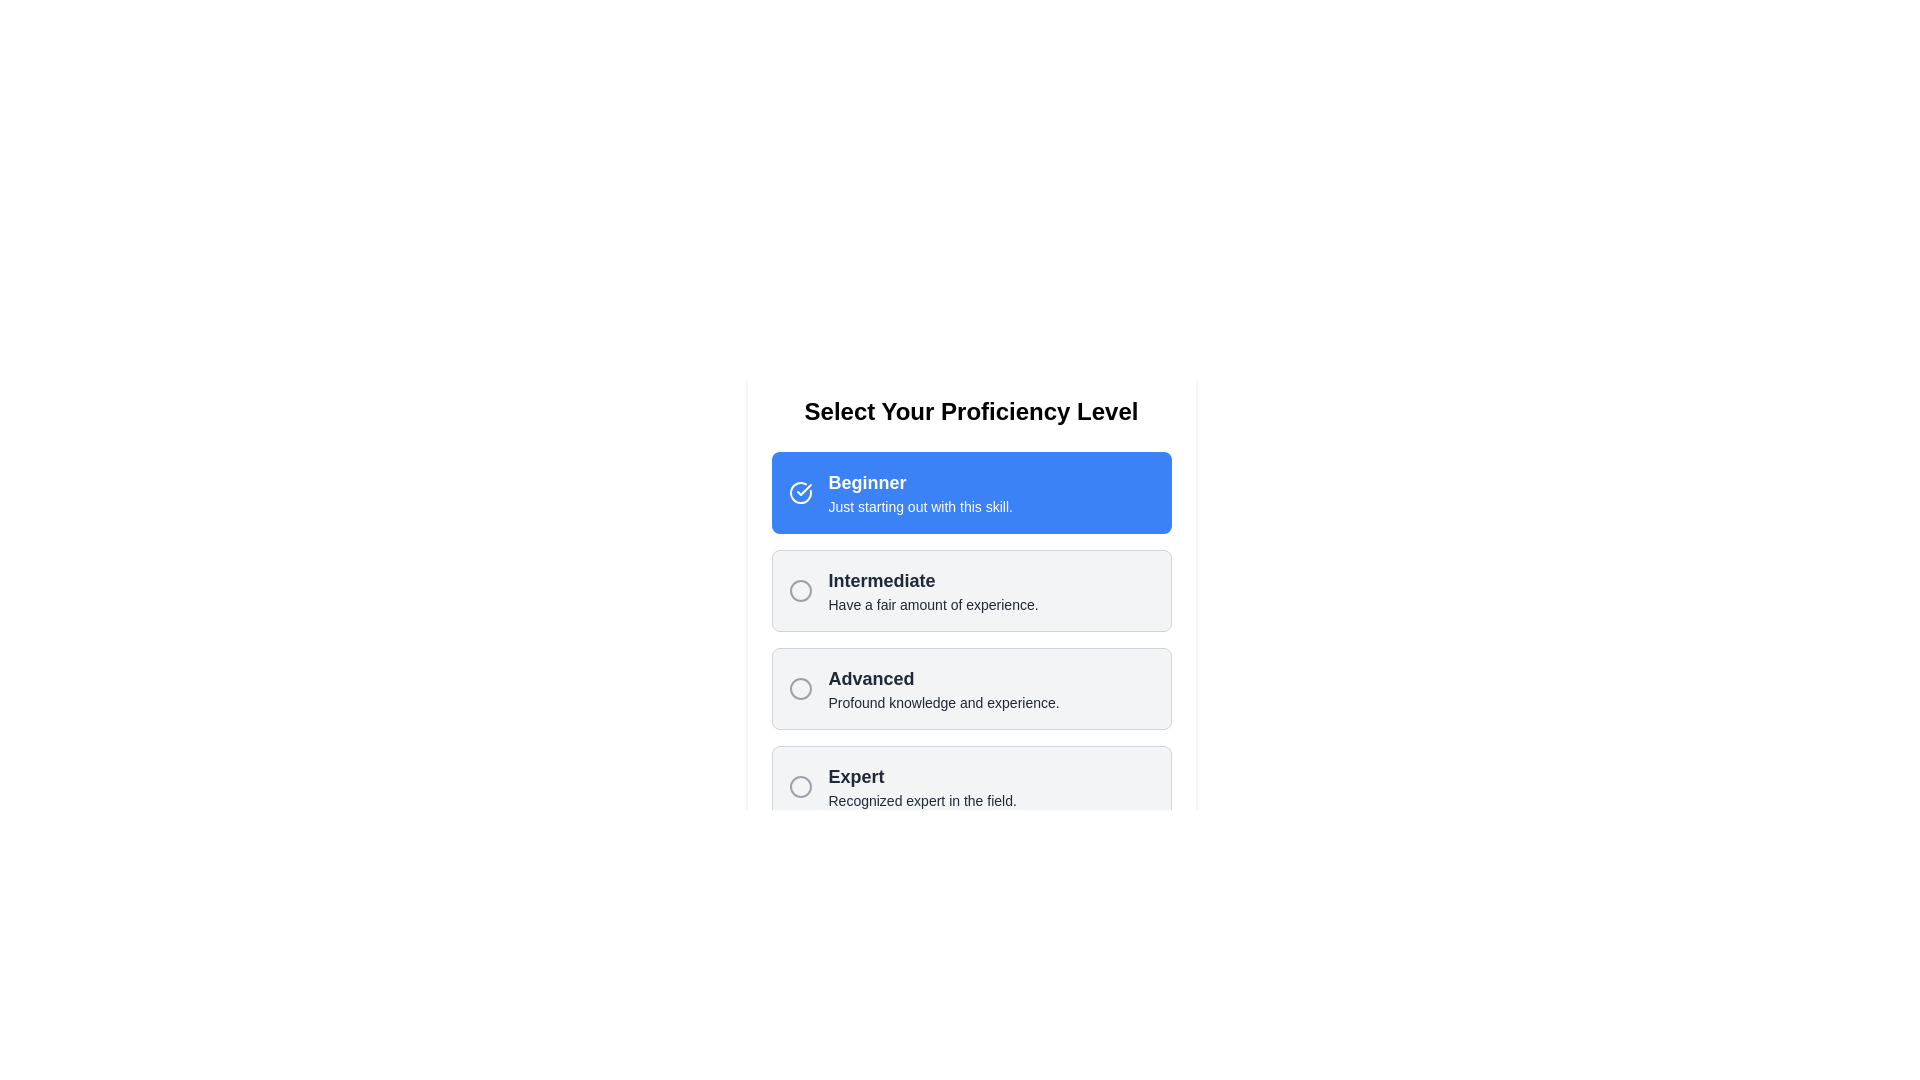 The image size is (1920, 1080). What do you see at coordinates (971, 640) in the screenshot?
I see `the 'Intermediate' proficiency section in the selectable list` at bounding box center [971, 640].